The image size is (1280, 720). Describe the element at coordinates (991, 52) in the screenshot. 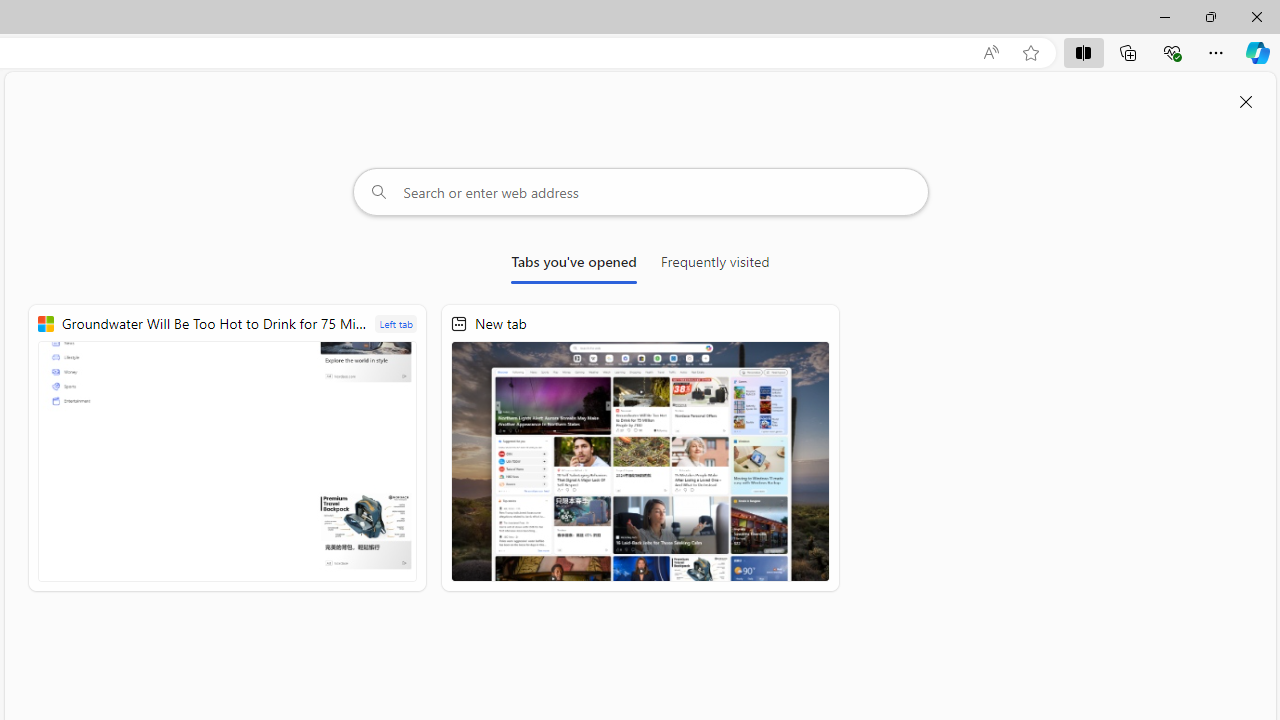

I see `'Read aloud this page (Ctrl+Shift+U)'` at that location.